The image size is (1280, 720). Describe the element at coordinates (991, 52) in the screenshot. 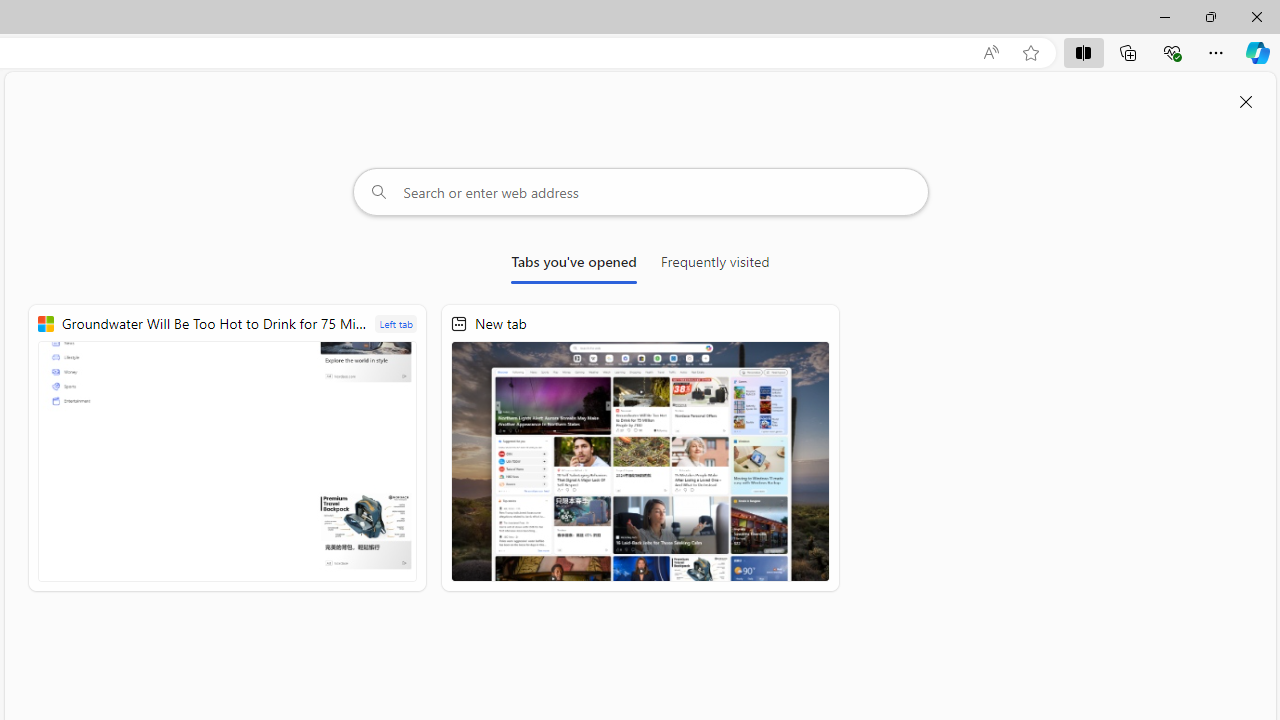

I see `'Read aloud this page (Ctrl+Shift+U)'` at that location.